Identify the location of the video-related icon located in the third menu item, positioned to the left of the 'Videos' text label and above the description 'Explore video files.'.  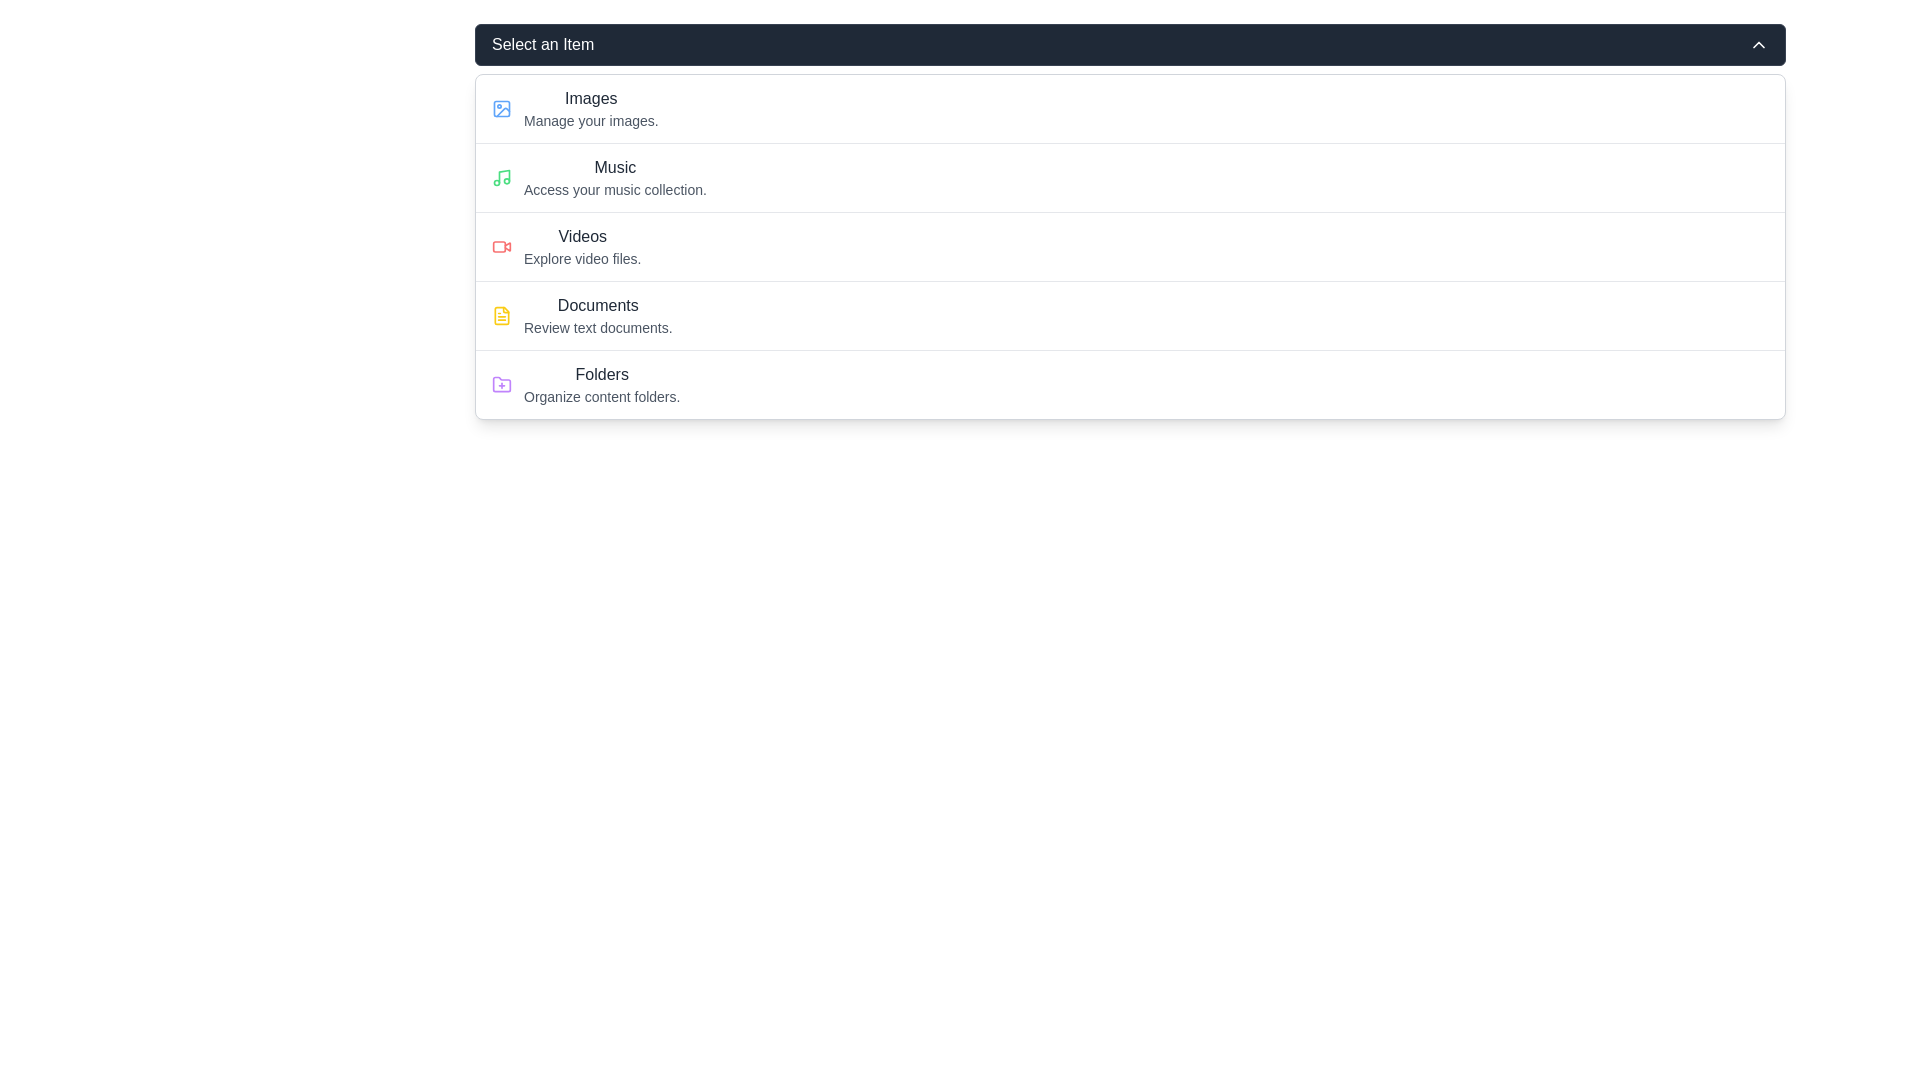
(502, 245).